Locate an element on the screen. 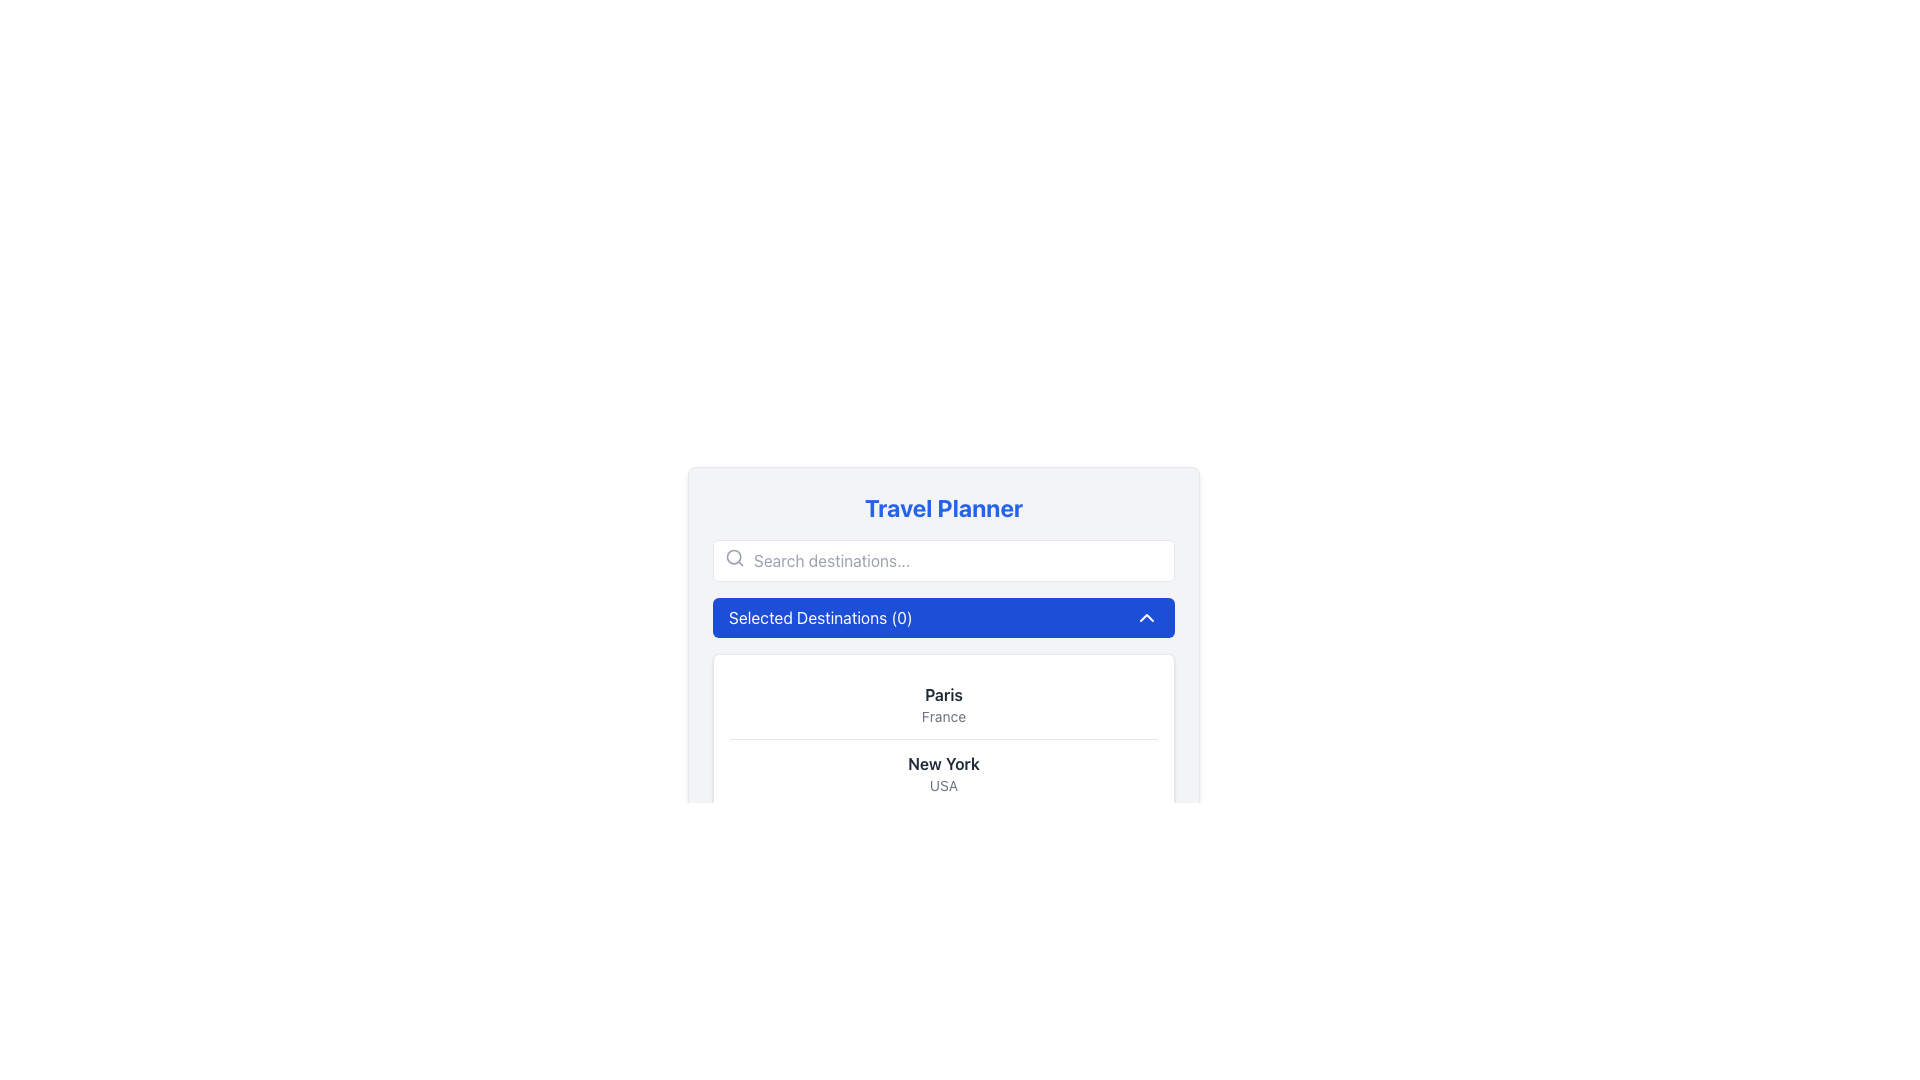  the text label displaying 'France' which is located in the 'Selected Destinations' section, directly below 'Paris' is located at coordinates (943, 716).